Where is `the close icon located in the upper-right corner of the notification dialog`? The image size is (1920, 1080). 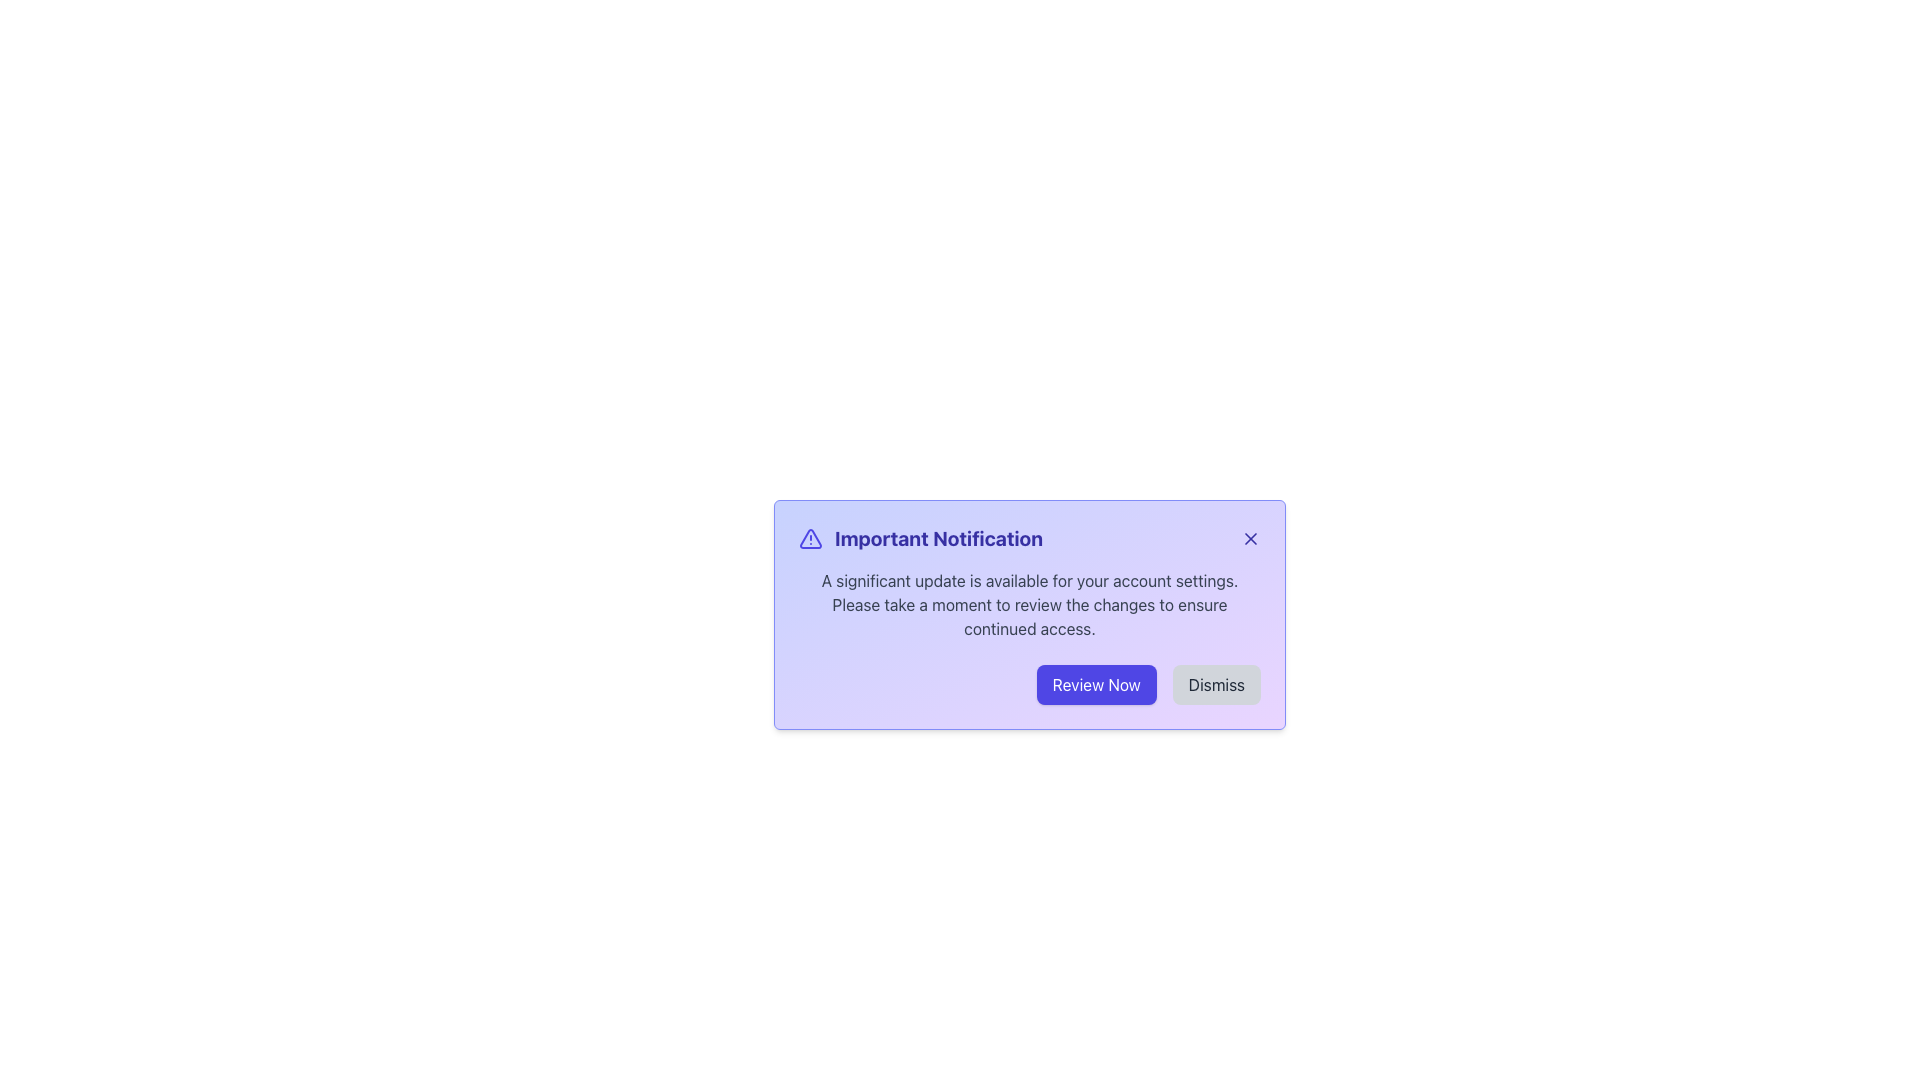 the close icon located in the upper-right corner of the notification dialog is located at coordinates (1250, 538).